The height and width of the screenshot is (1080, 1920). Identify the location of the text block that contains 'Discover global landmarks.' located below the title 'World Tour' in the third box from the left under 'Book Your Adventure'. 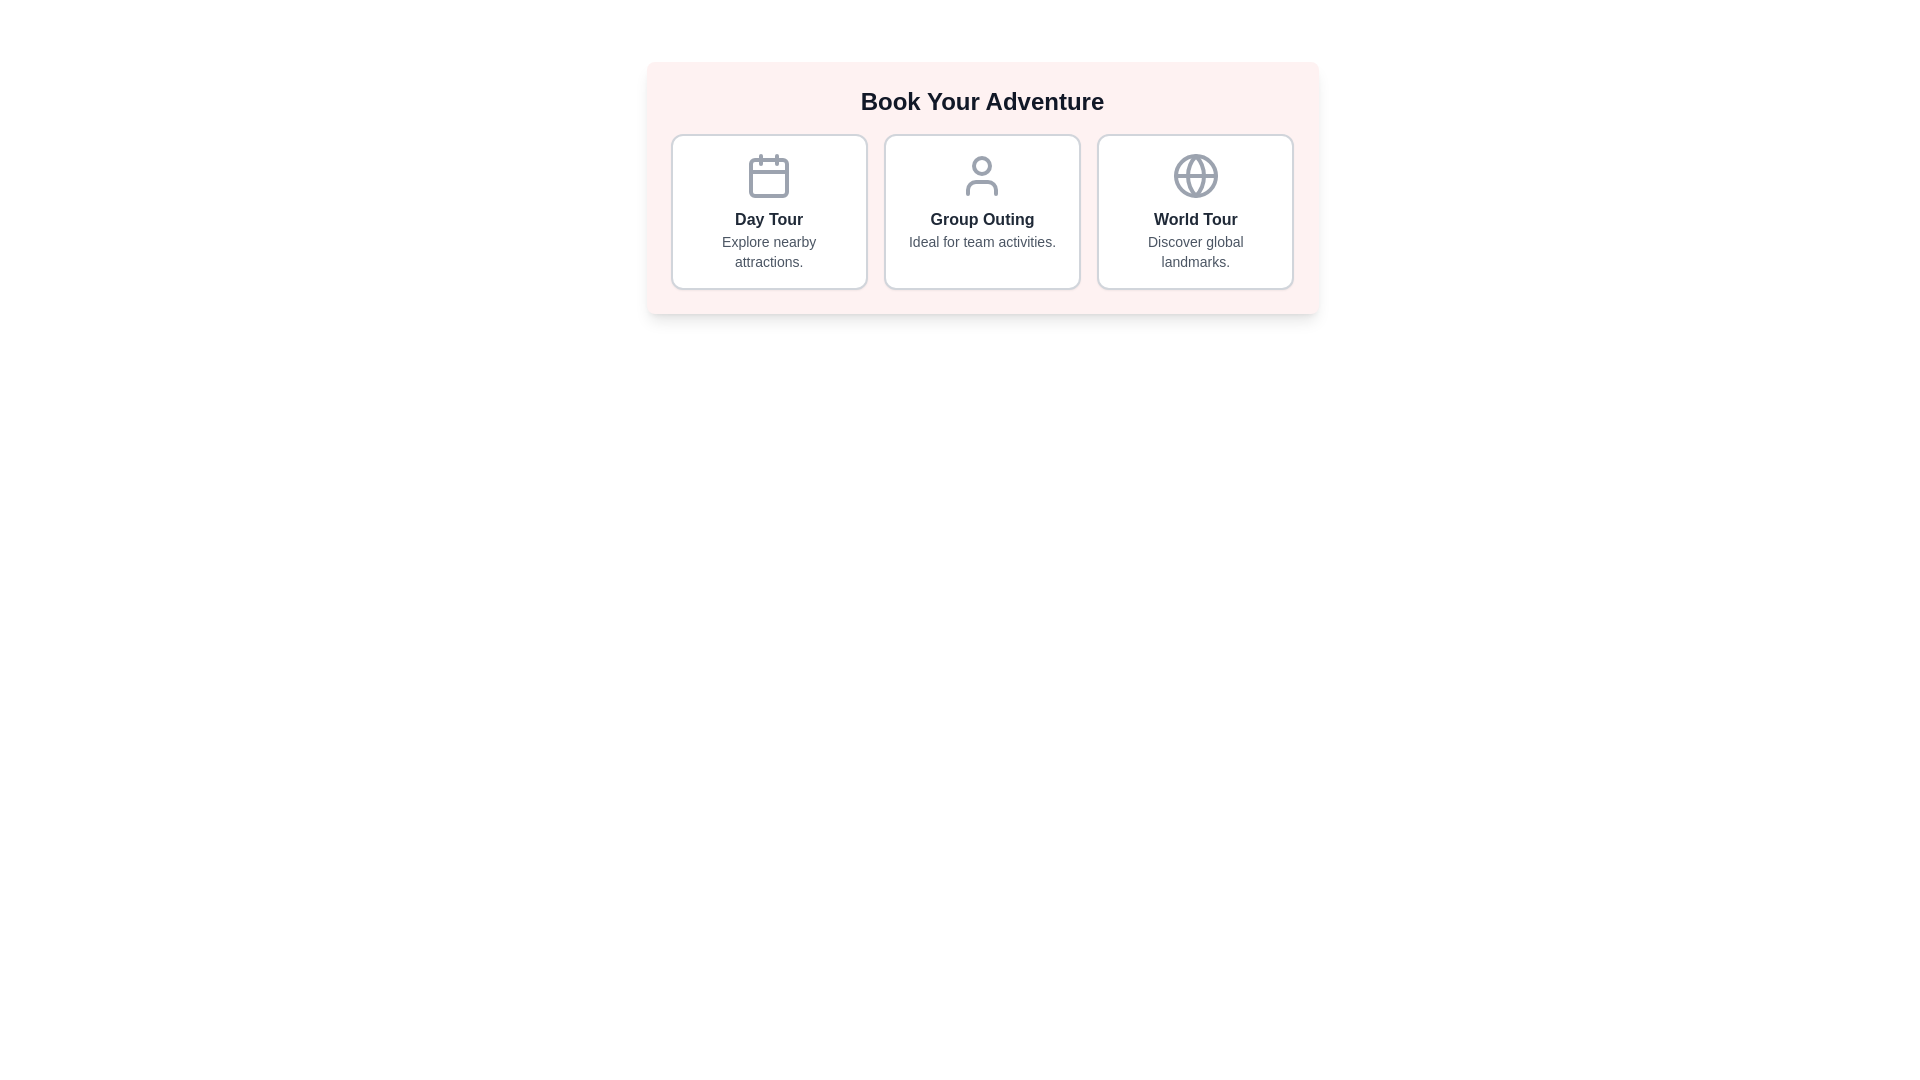
(1195, 250).